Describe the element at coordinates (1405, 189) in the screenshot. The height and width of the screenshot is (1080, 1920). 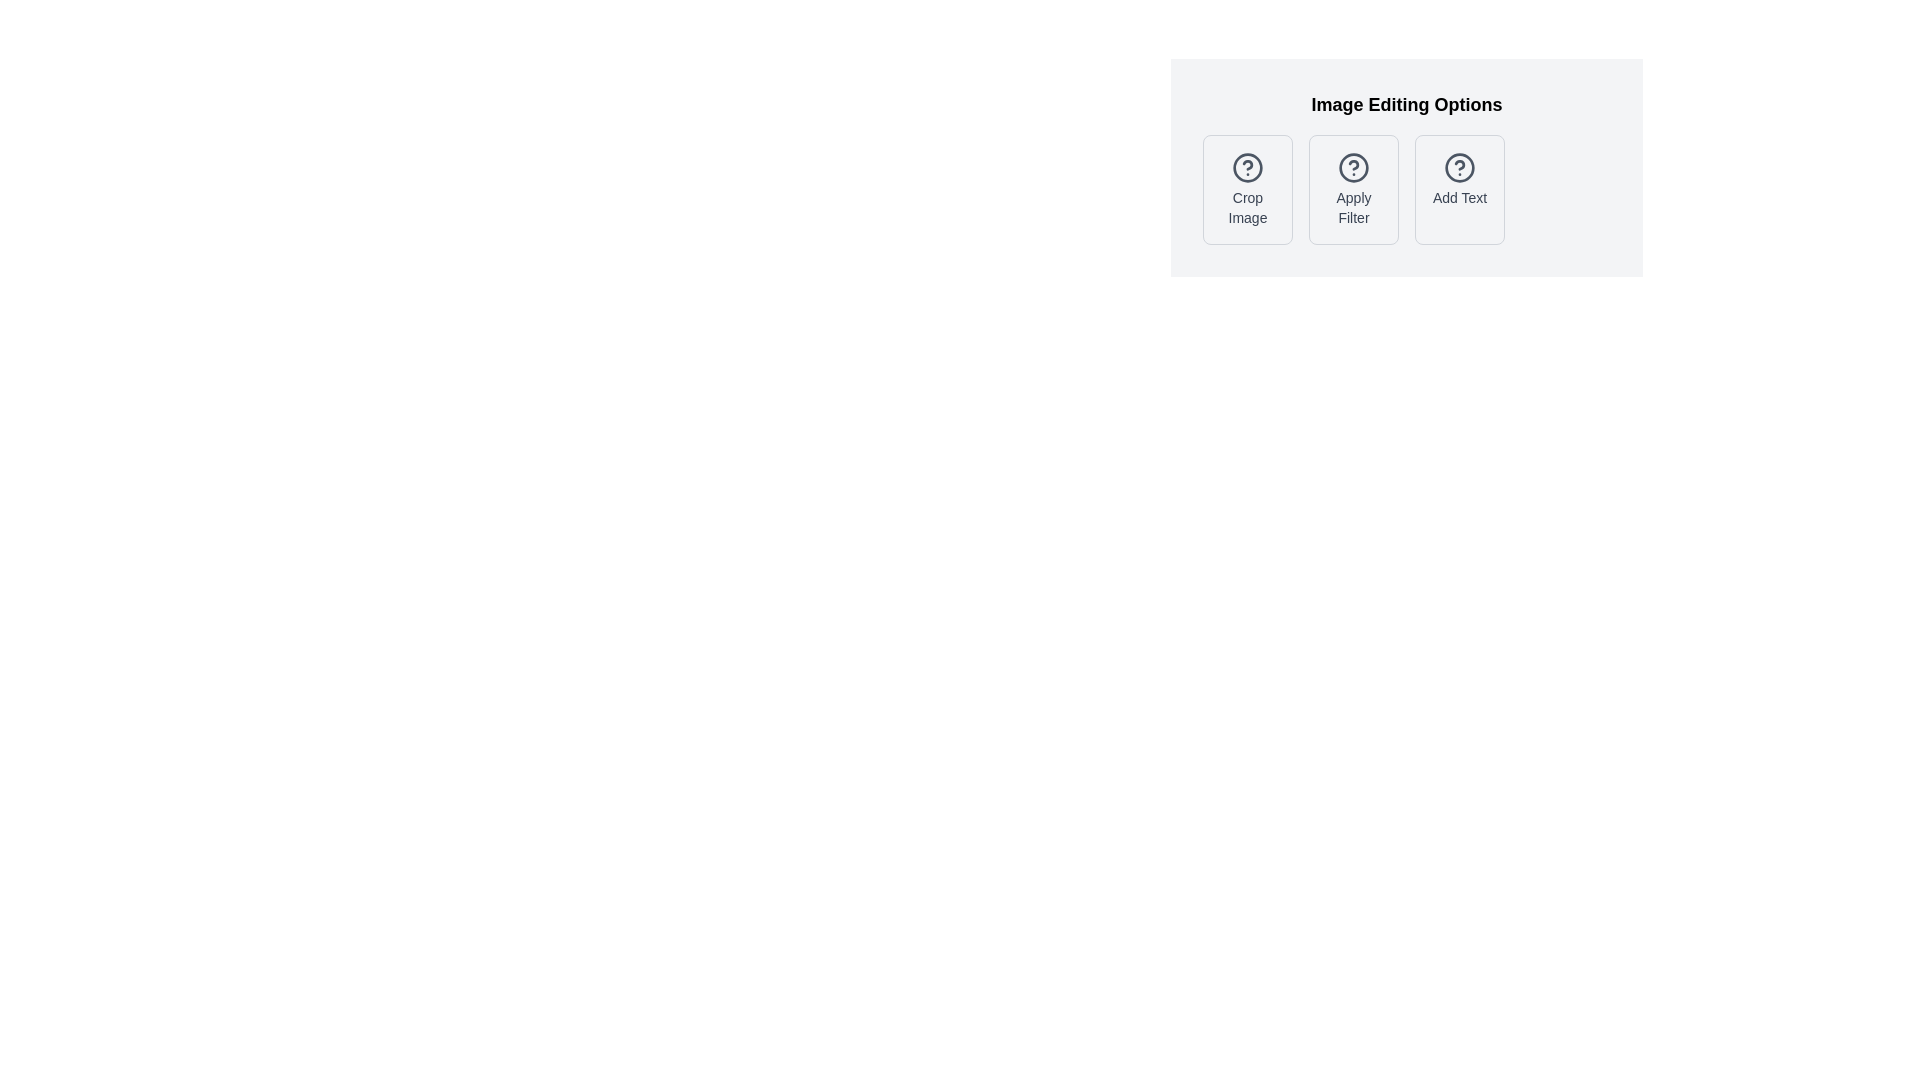
I see `the middle button in the row of three buttons under 'Image Editing Options'` at that location.